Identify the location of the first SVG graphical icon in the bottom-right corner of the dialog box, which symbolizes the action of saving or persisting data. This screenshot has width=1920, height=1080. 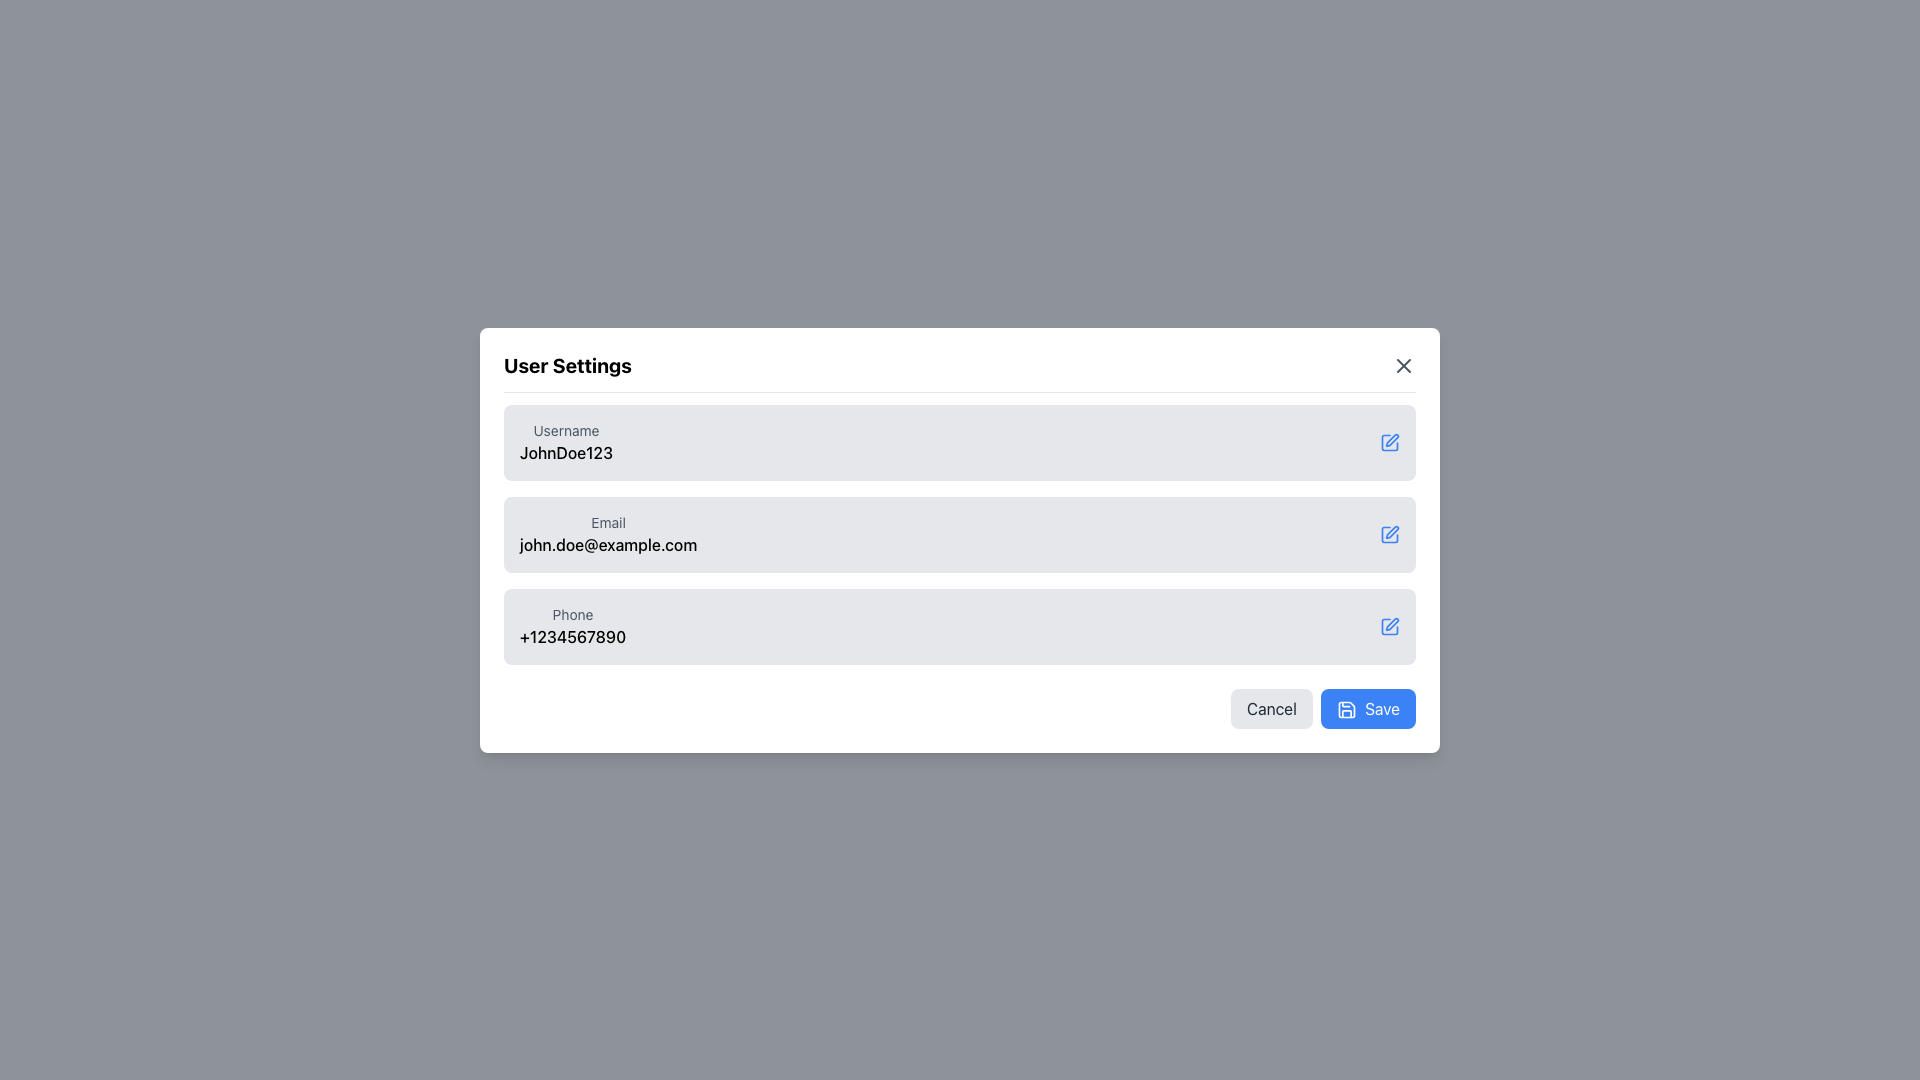
(1346, 709).